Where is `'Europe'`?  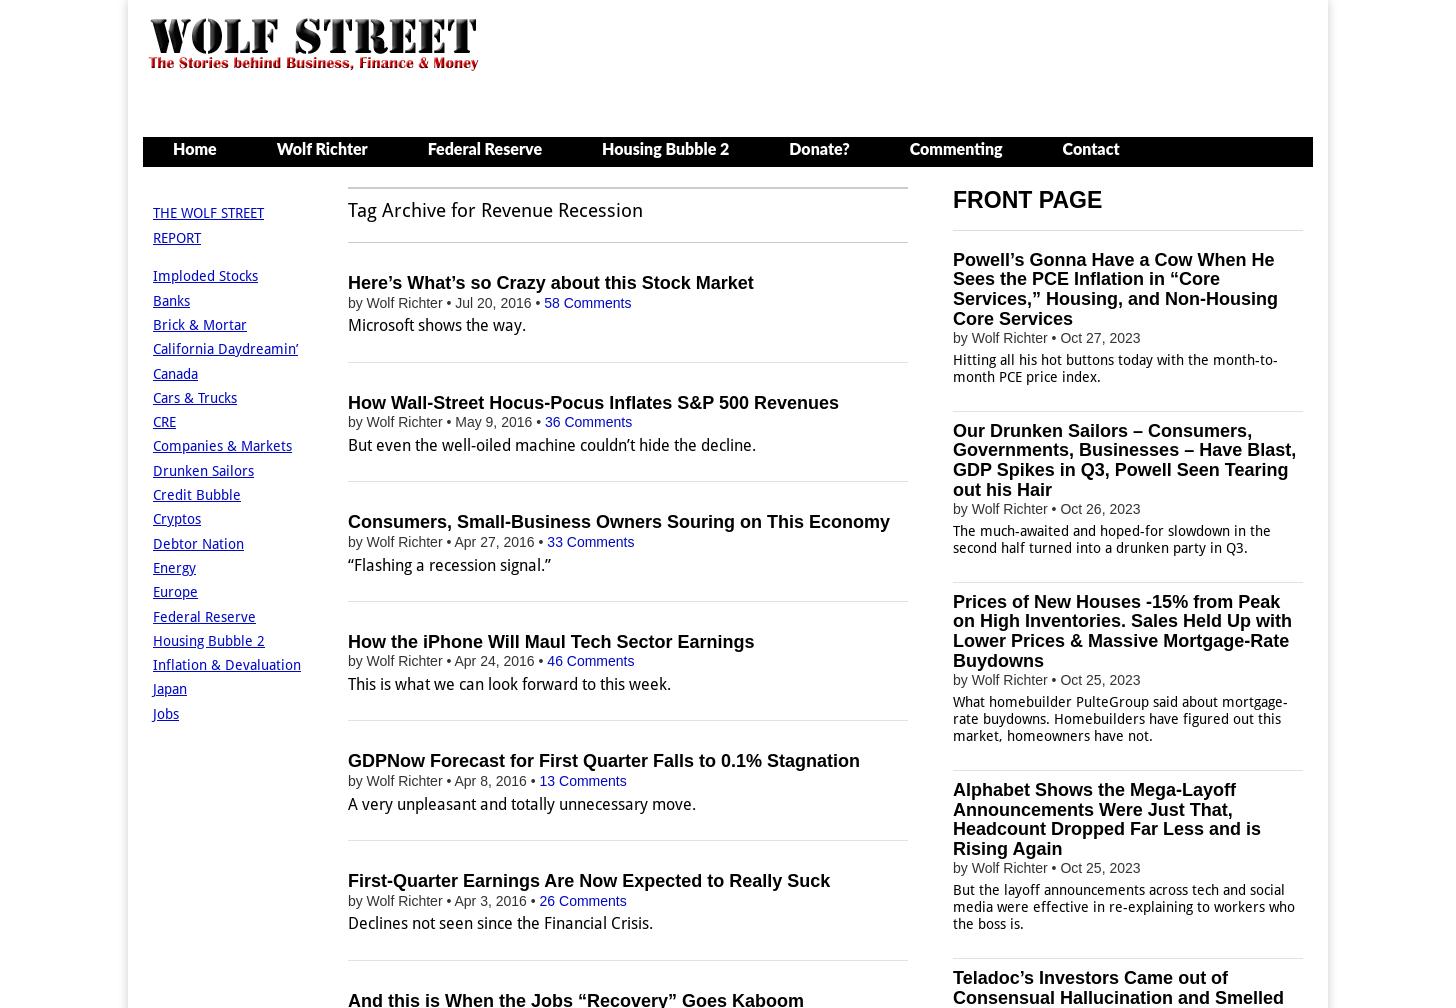
'Europe' is located at coordinates (175, 591).